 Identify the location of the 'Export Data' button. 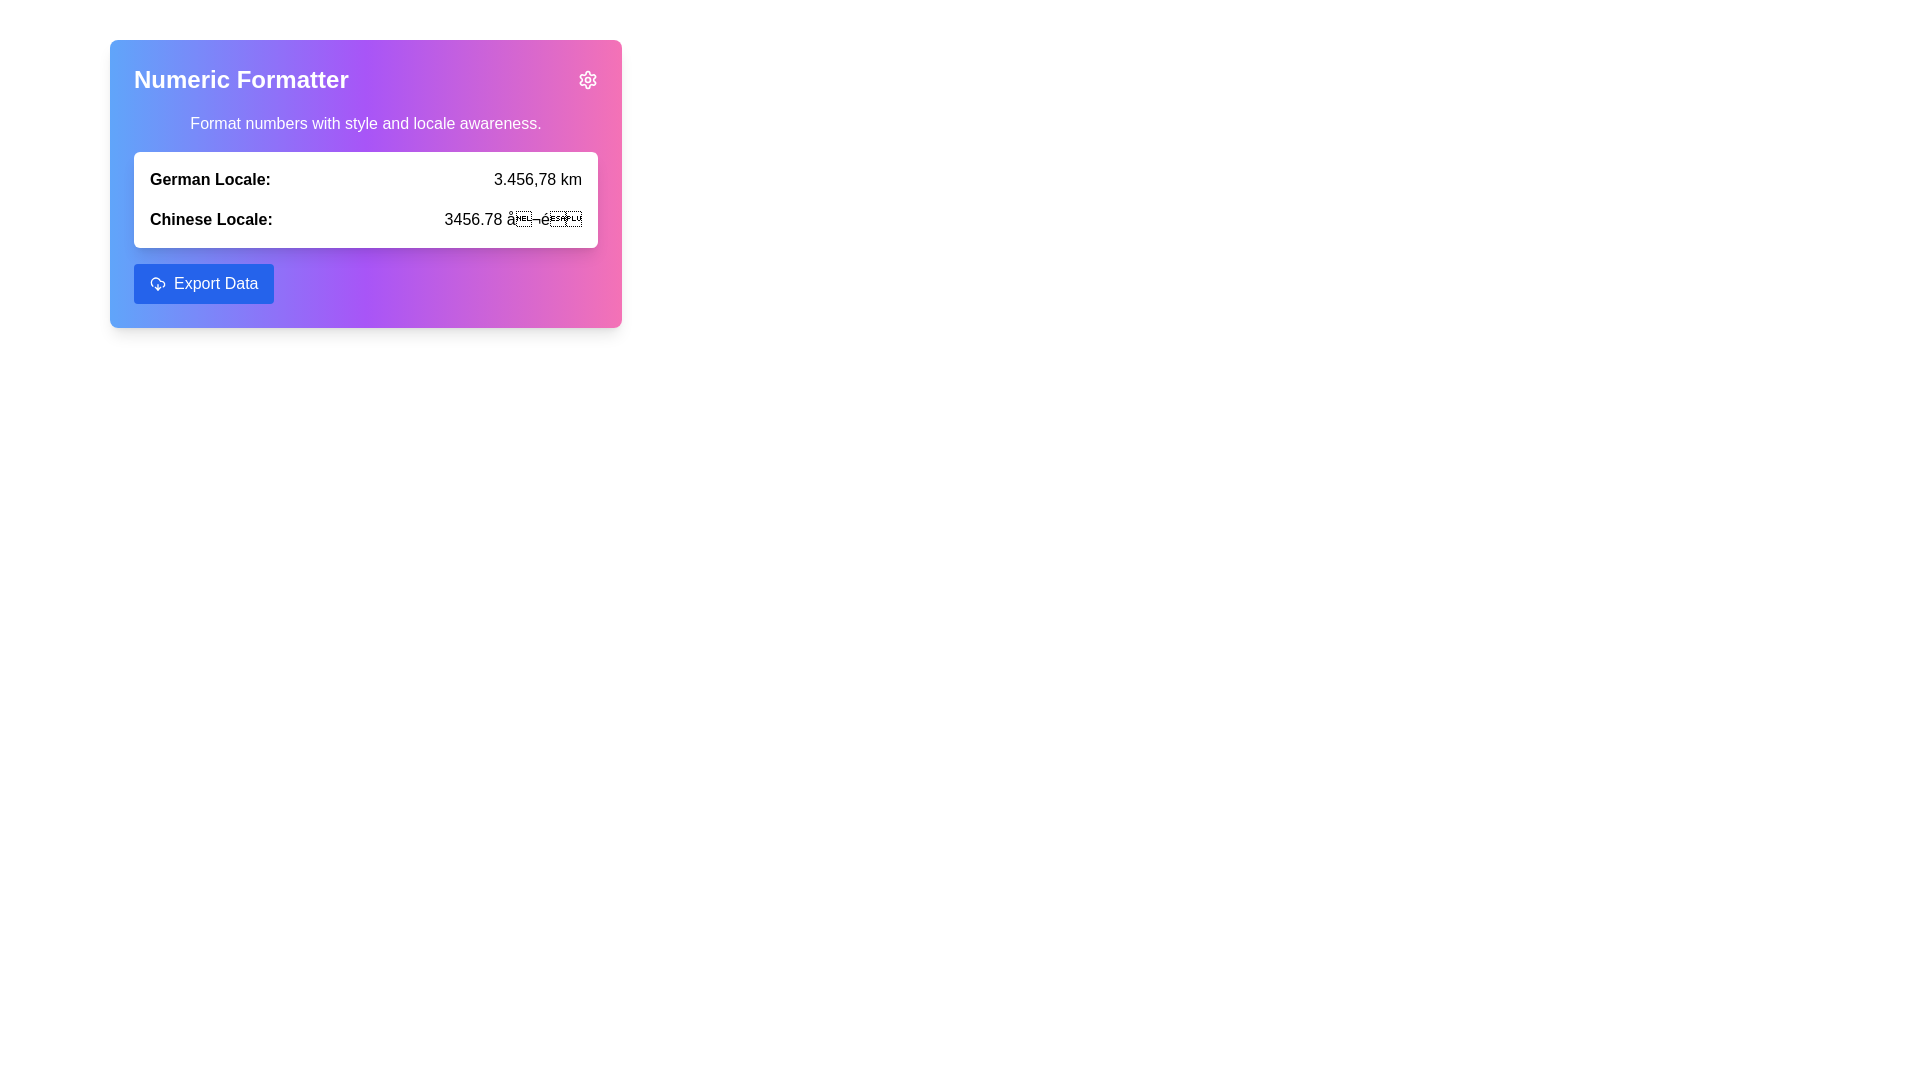
(216, 284).